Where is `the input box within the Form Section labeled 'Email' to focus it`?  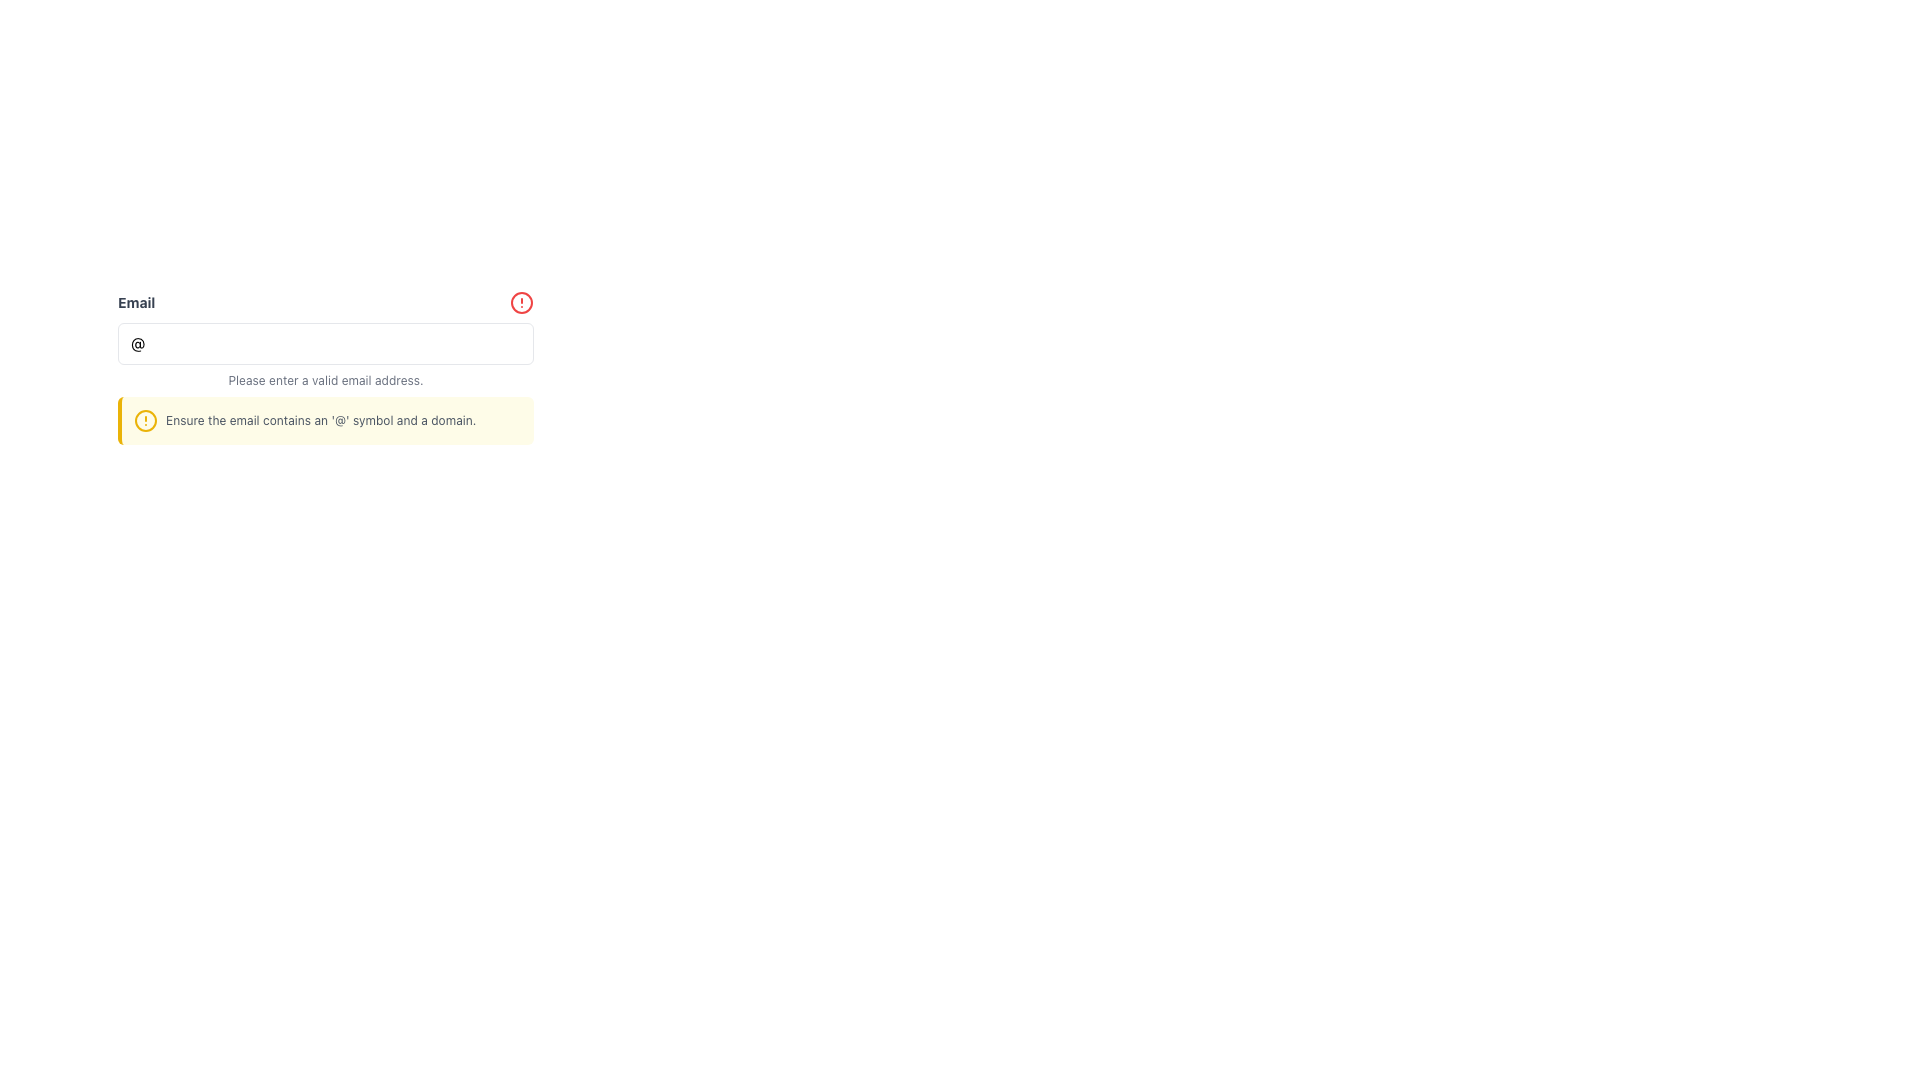
the input box within the Form Section labeled 'Email' to focus it is located at coordinates (326, 367).